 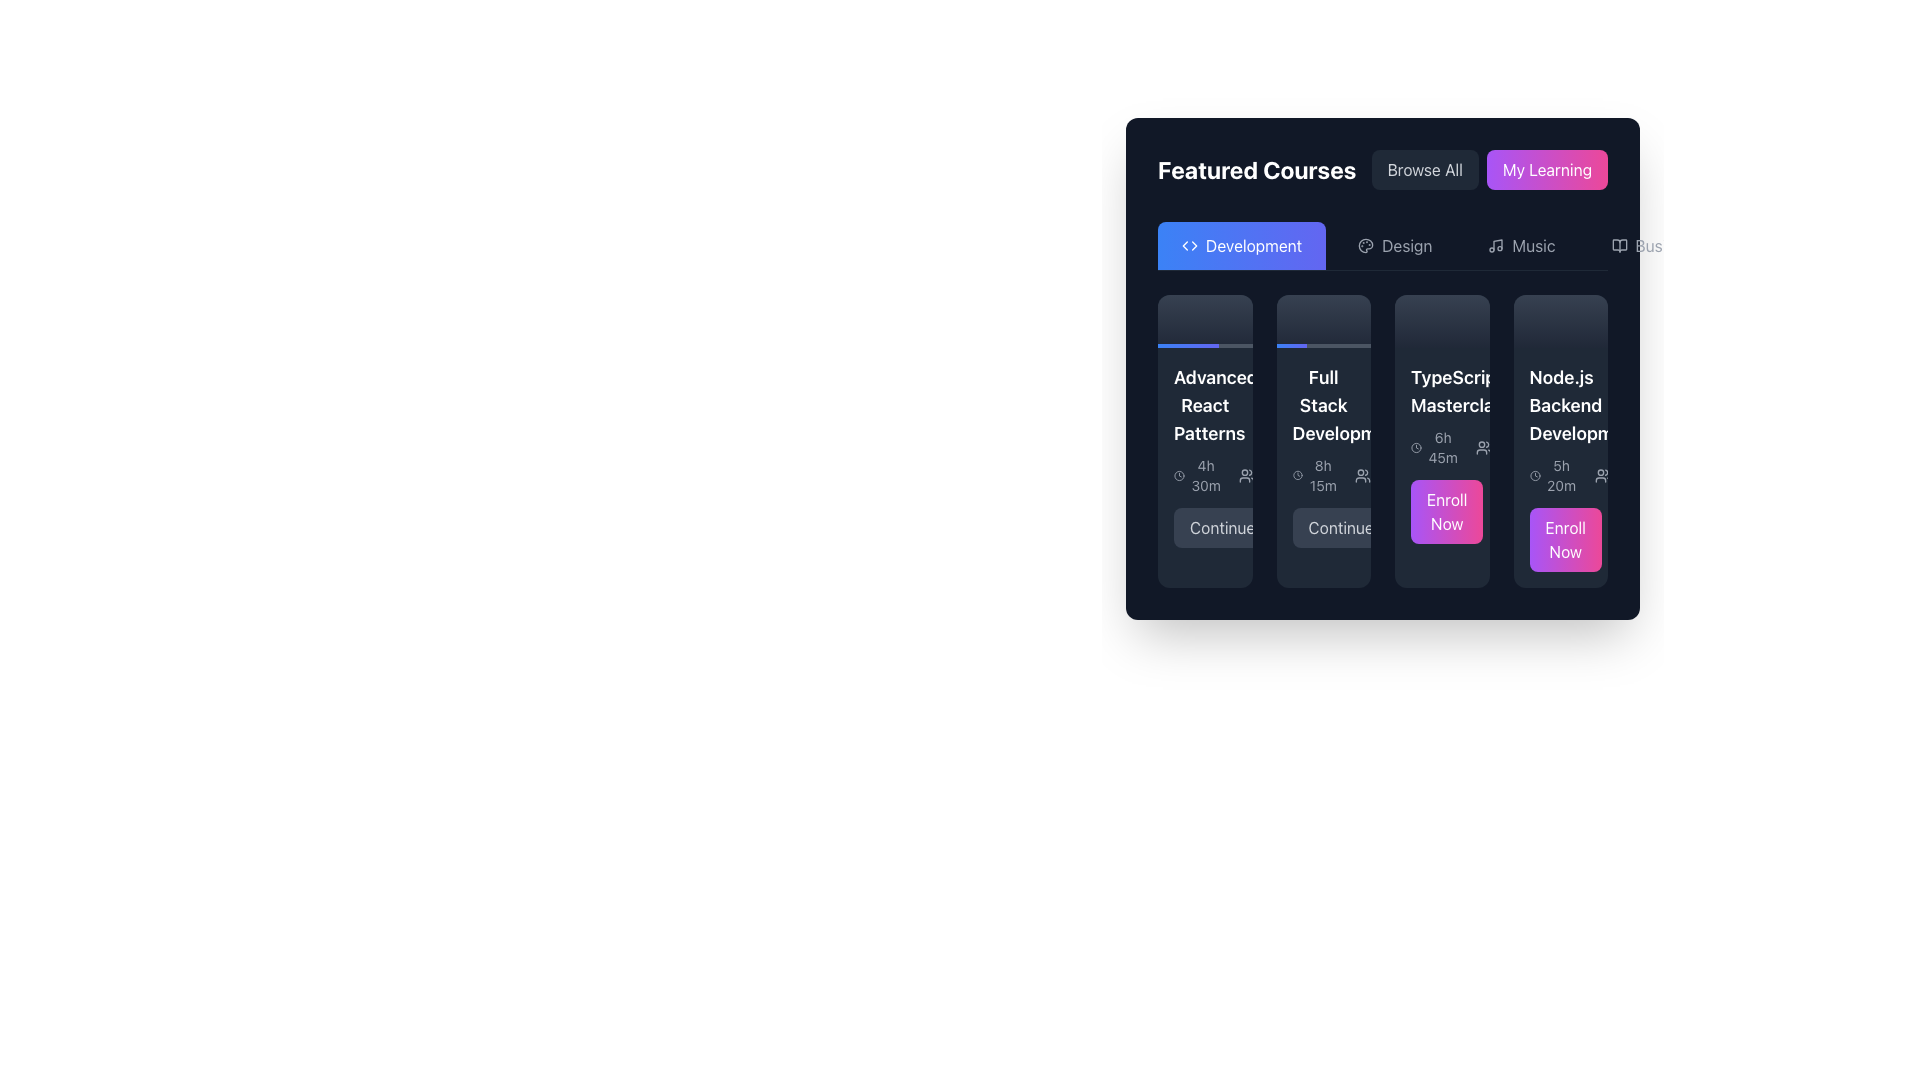 I want to click on the central circle element of the clock icon within the dark-themed sidebar, so click(x=1179, y=476).